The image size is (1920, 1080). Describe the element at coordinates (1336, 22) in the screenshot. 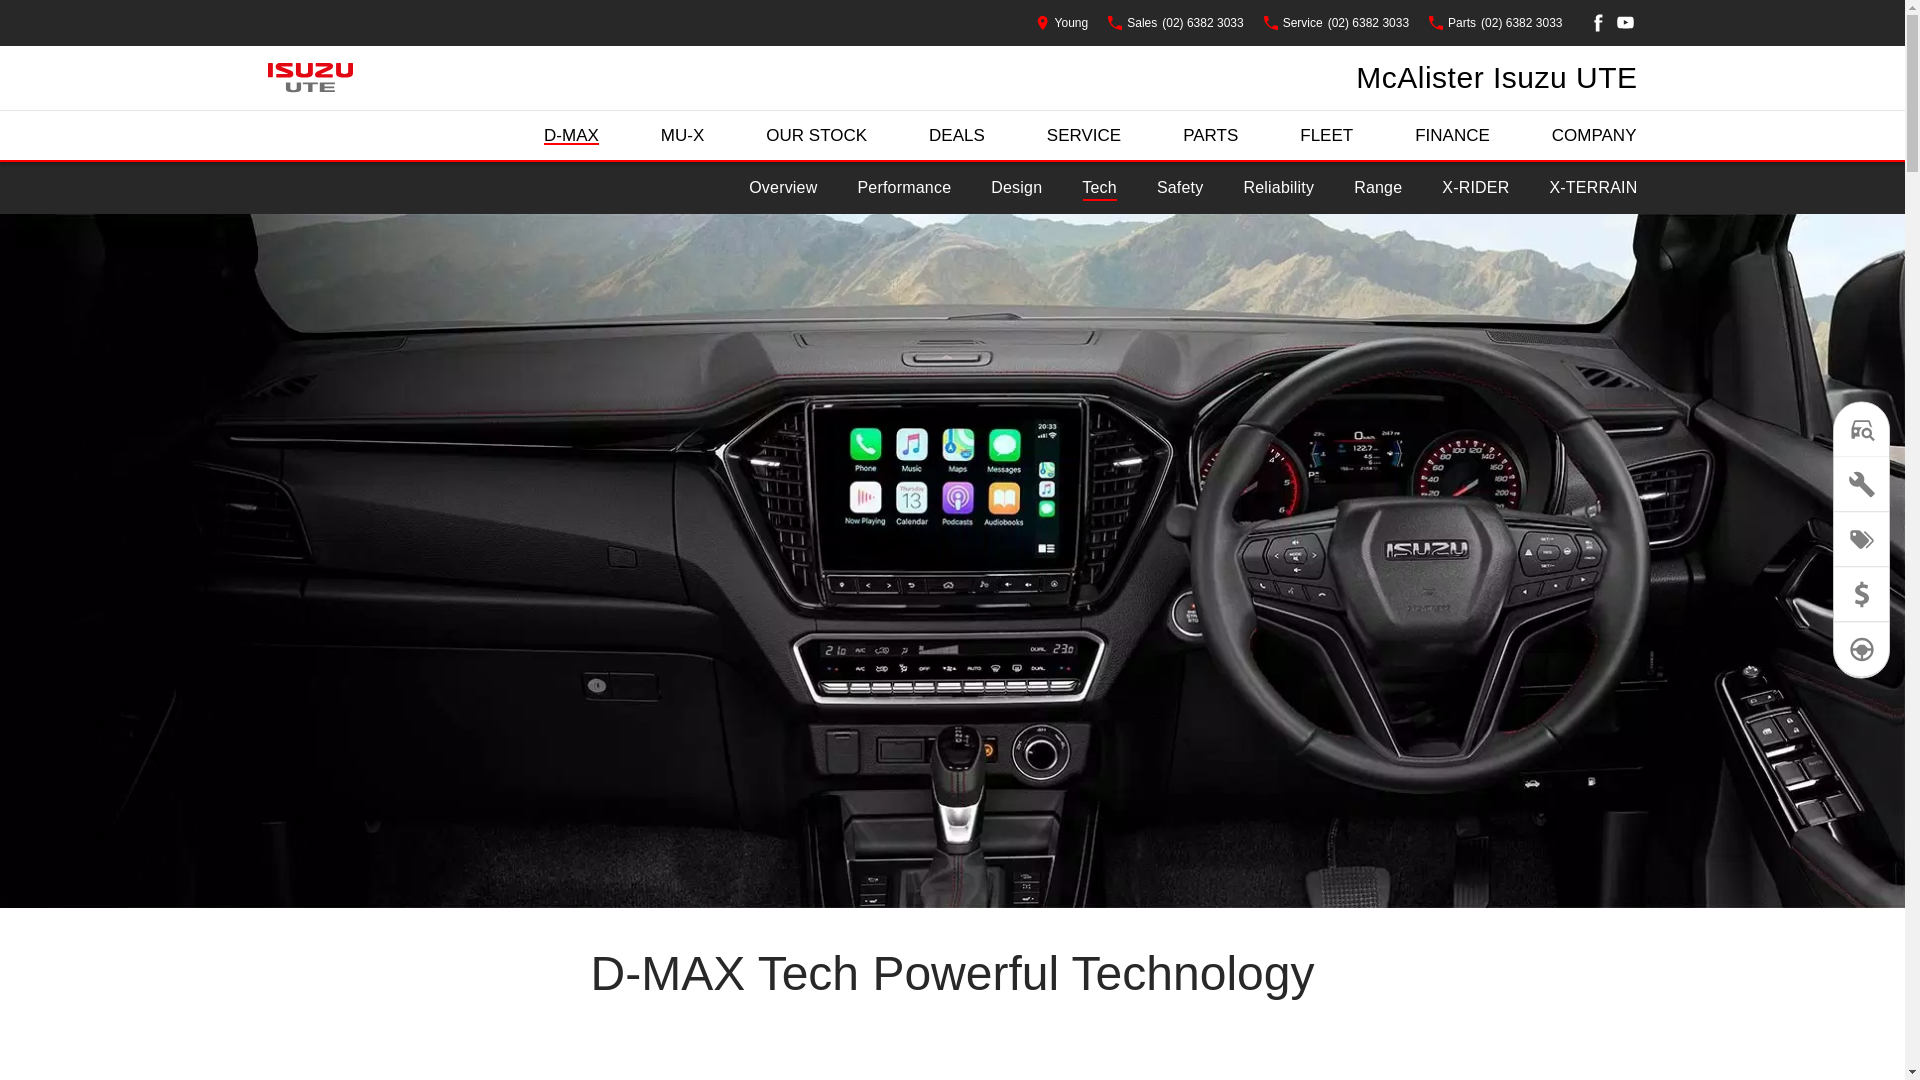

I see `'Service` at that location.